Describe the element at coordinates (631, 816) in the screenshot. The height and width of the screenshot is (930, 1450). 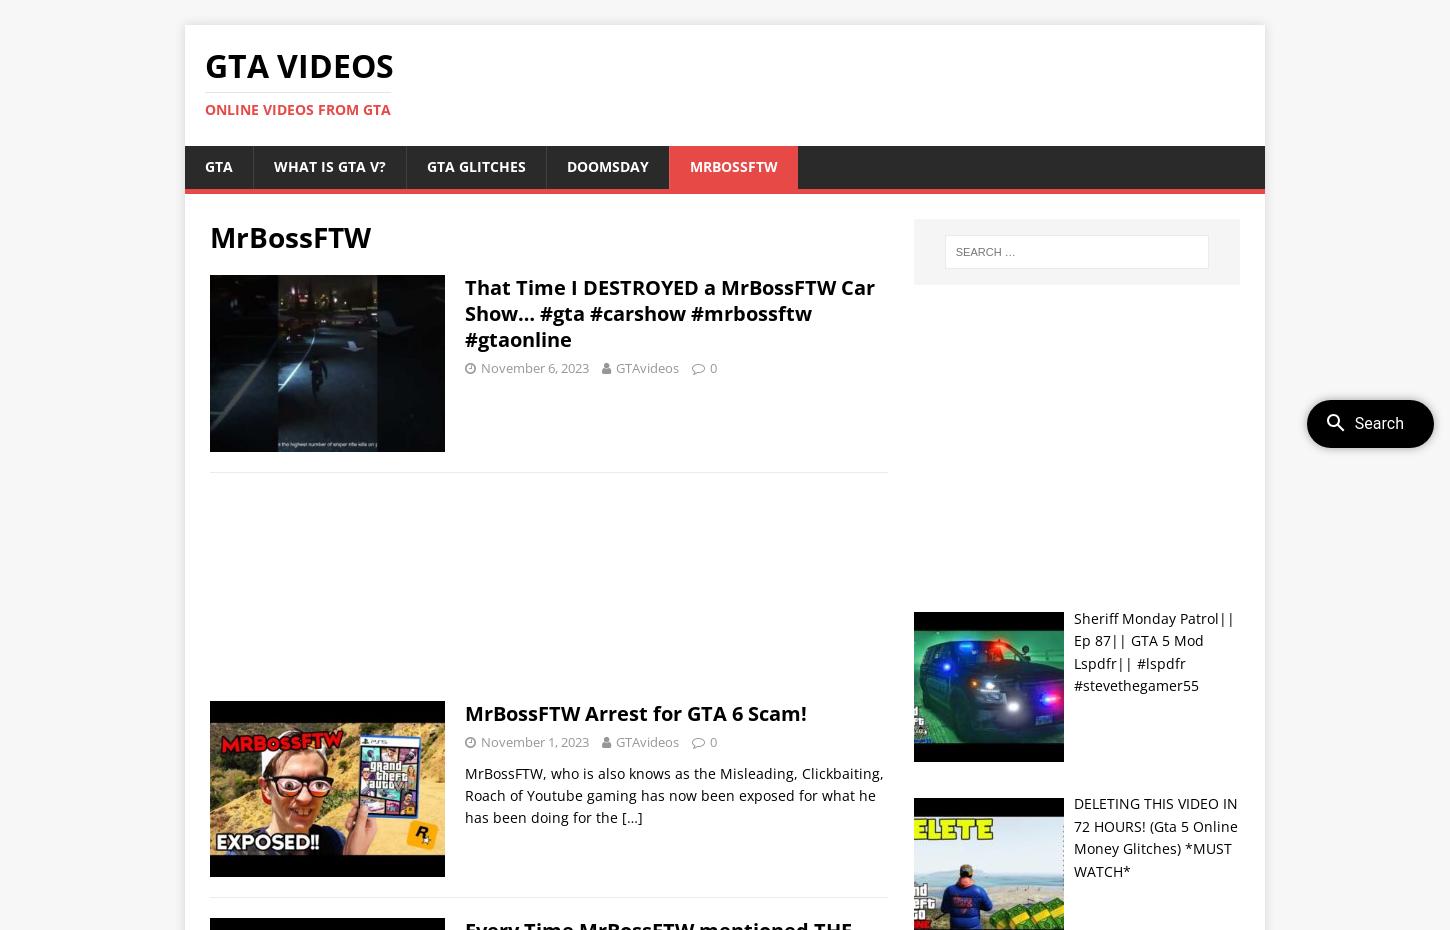
I see `'[…]'` at that location.